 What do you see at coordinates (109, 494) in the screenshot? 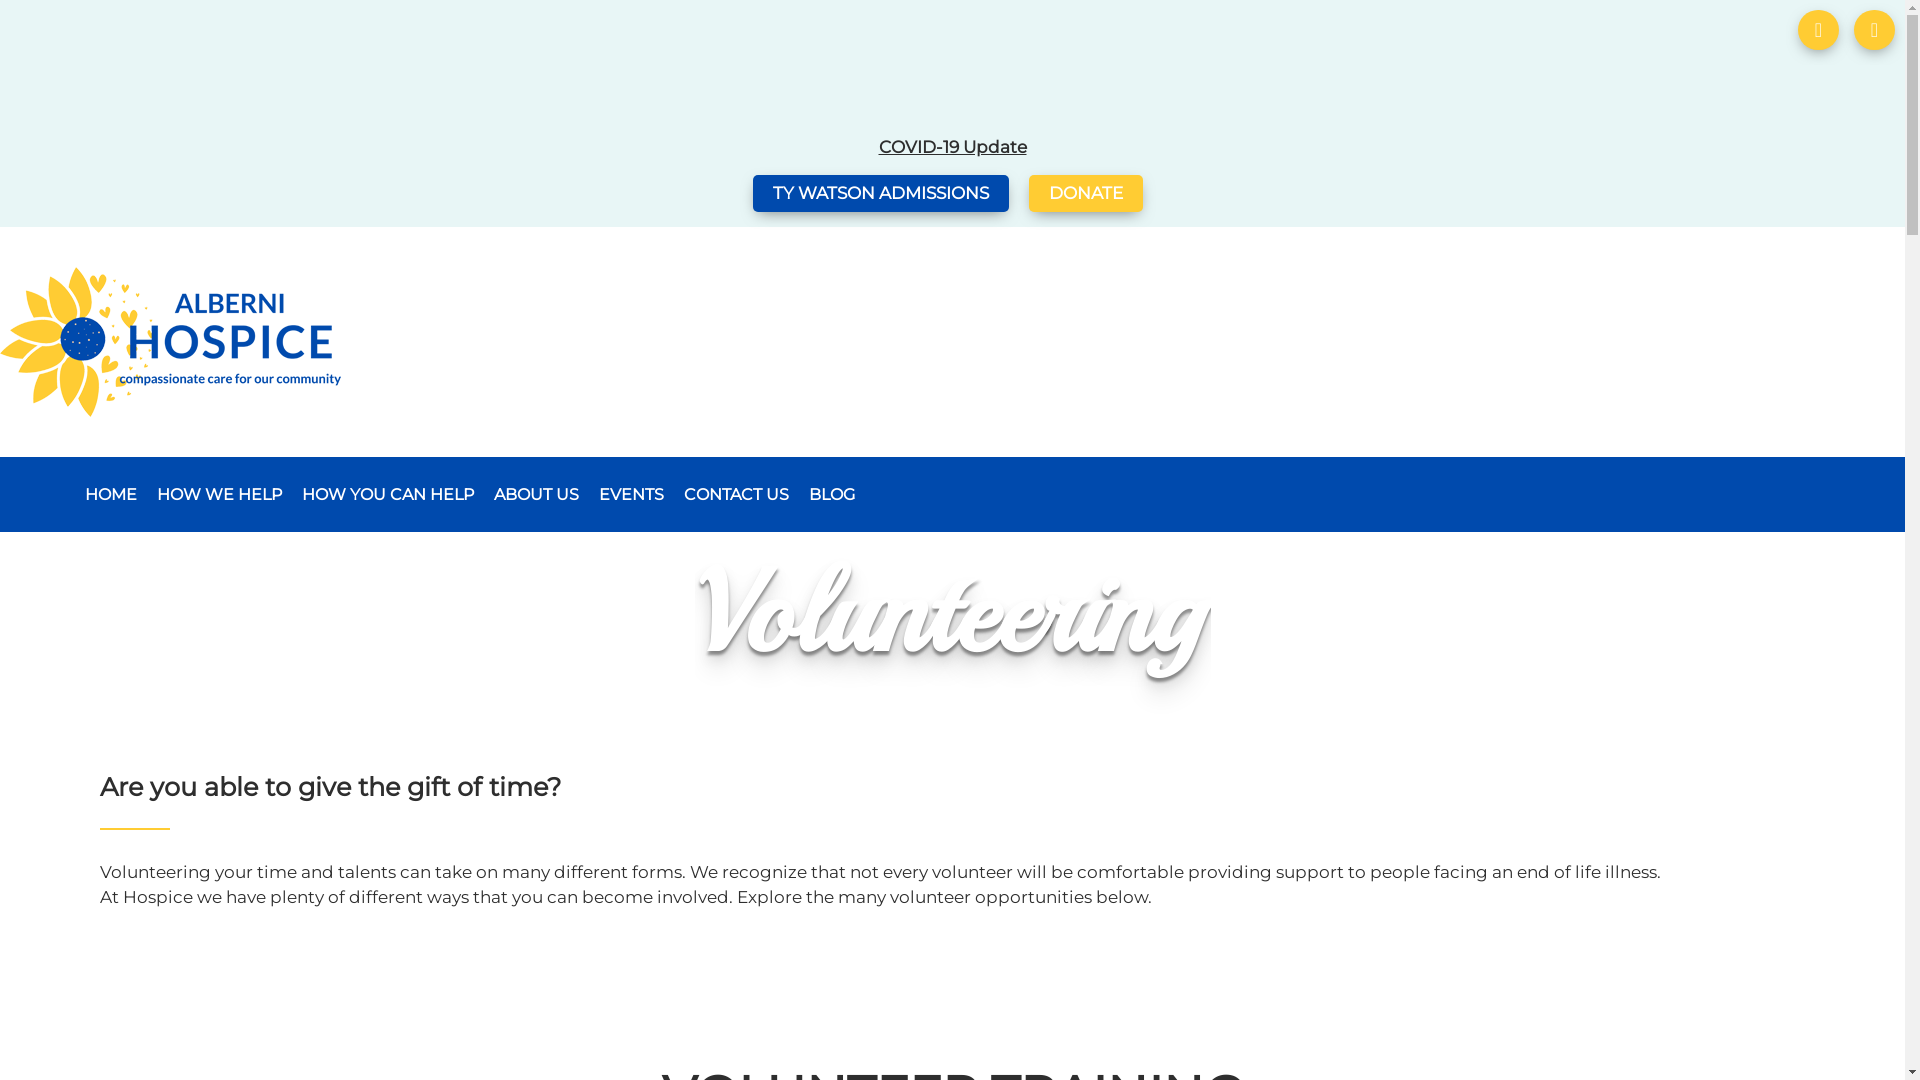
I see `'HOME'` at bounding box center [109, 494].